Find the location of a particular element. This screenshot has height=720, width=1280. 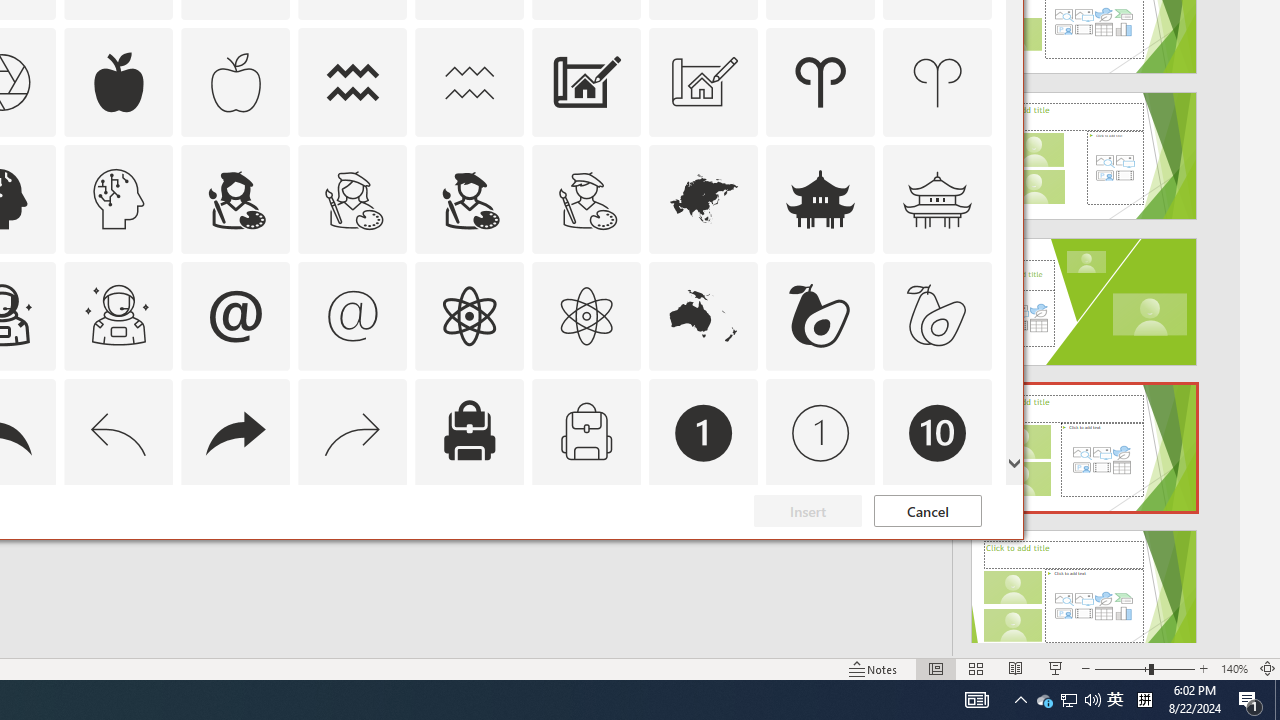

'AutomationID: Icons_Aquarius_M' is located at coordinates (468, 81).